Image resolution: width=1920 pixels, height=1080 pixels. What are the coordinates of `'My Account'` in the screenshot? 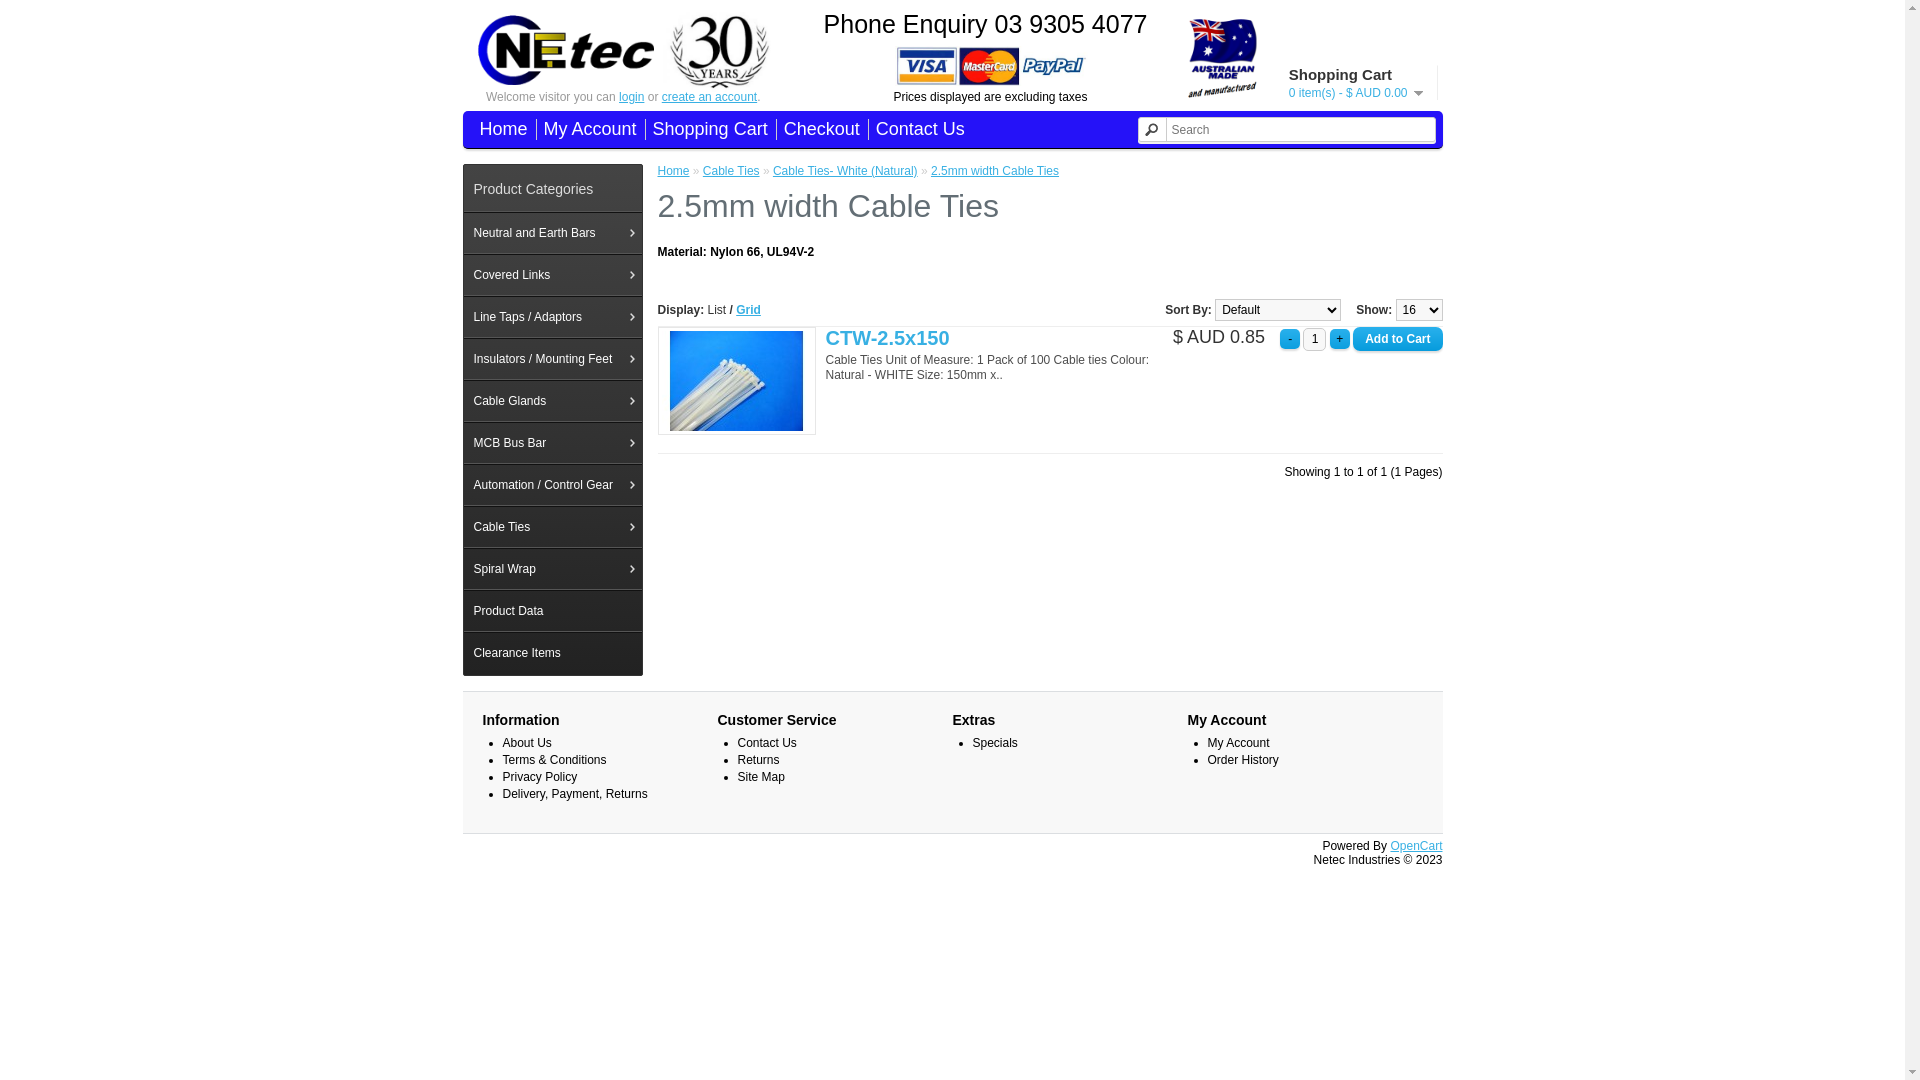 It's located at (585, 129).